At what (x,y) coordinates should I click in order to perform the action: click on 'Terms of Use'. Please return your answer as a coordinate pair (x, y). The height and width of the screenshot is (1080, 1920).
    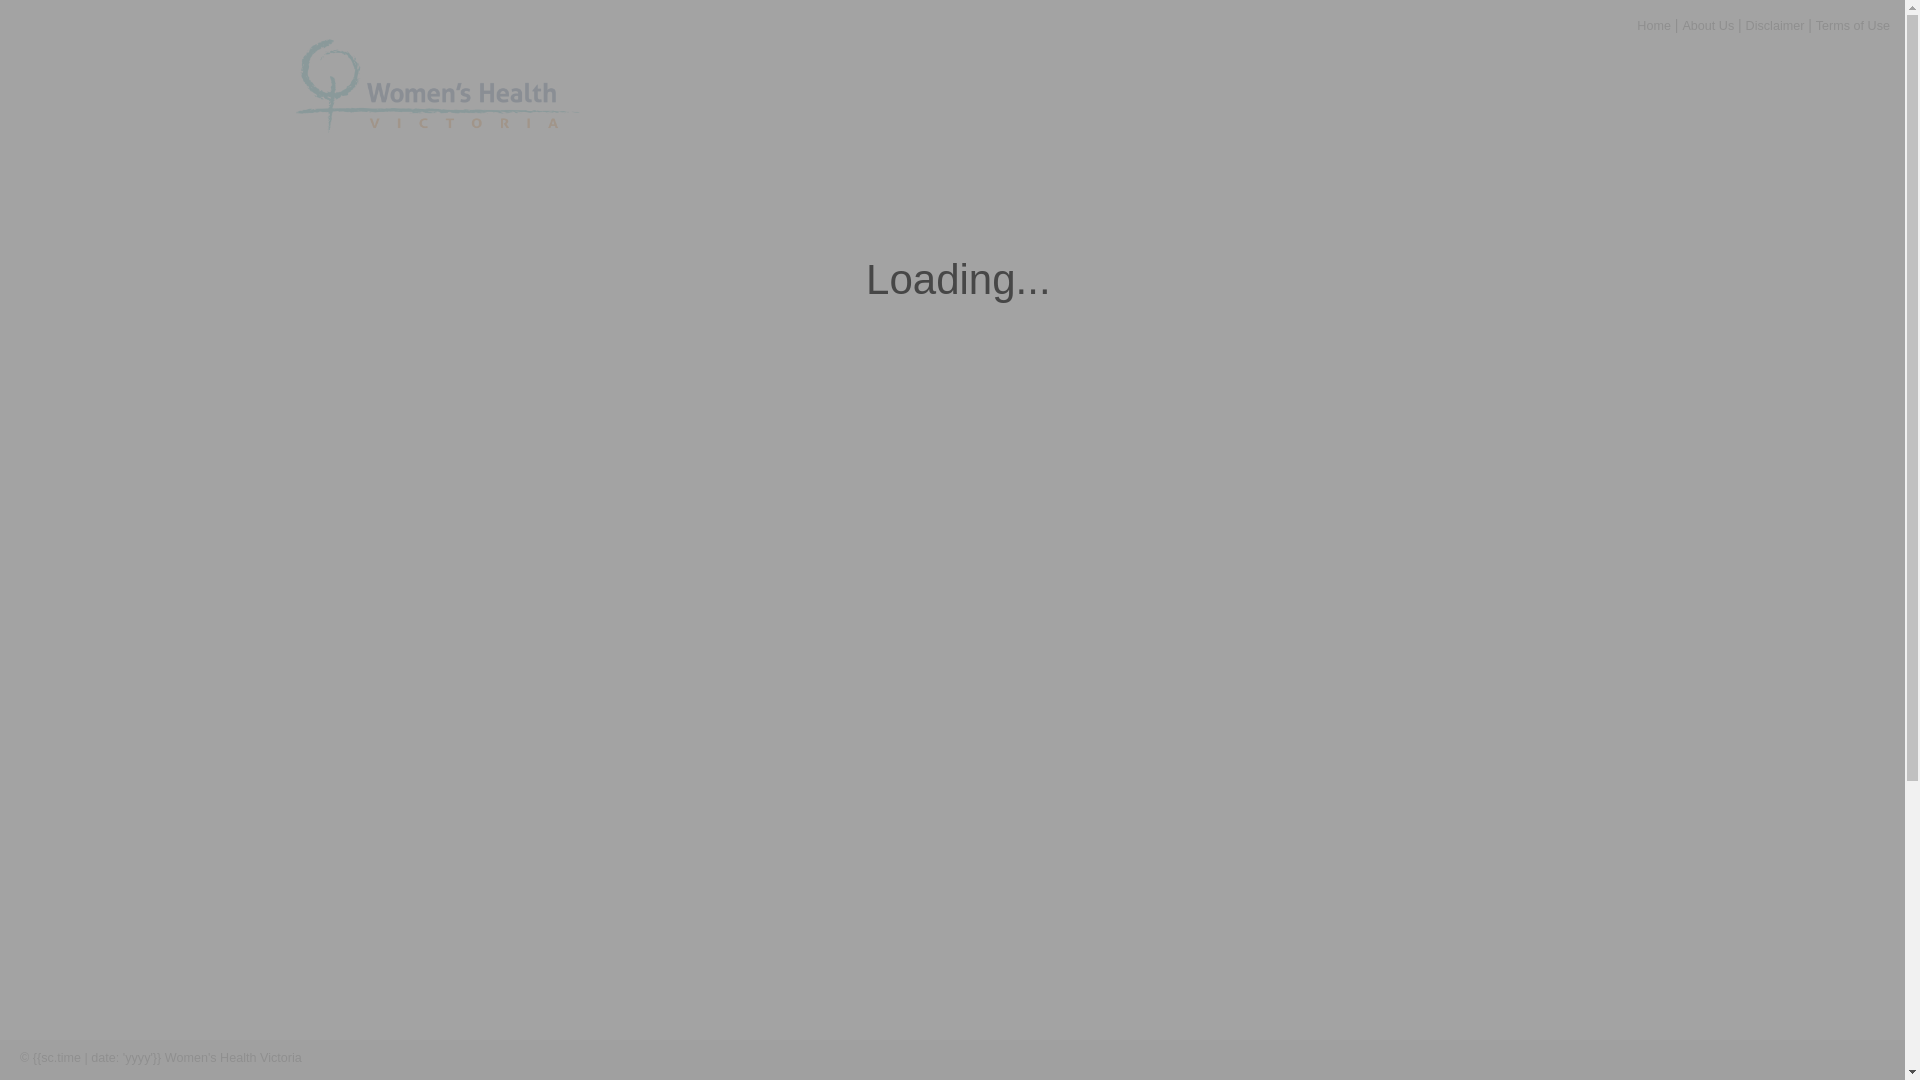
    Looking at the image, I should click on (1851, 26).